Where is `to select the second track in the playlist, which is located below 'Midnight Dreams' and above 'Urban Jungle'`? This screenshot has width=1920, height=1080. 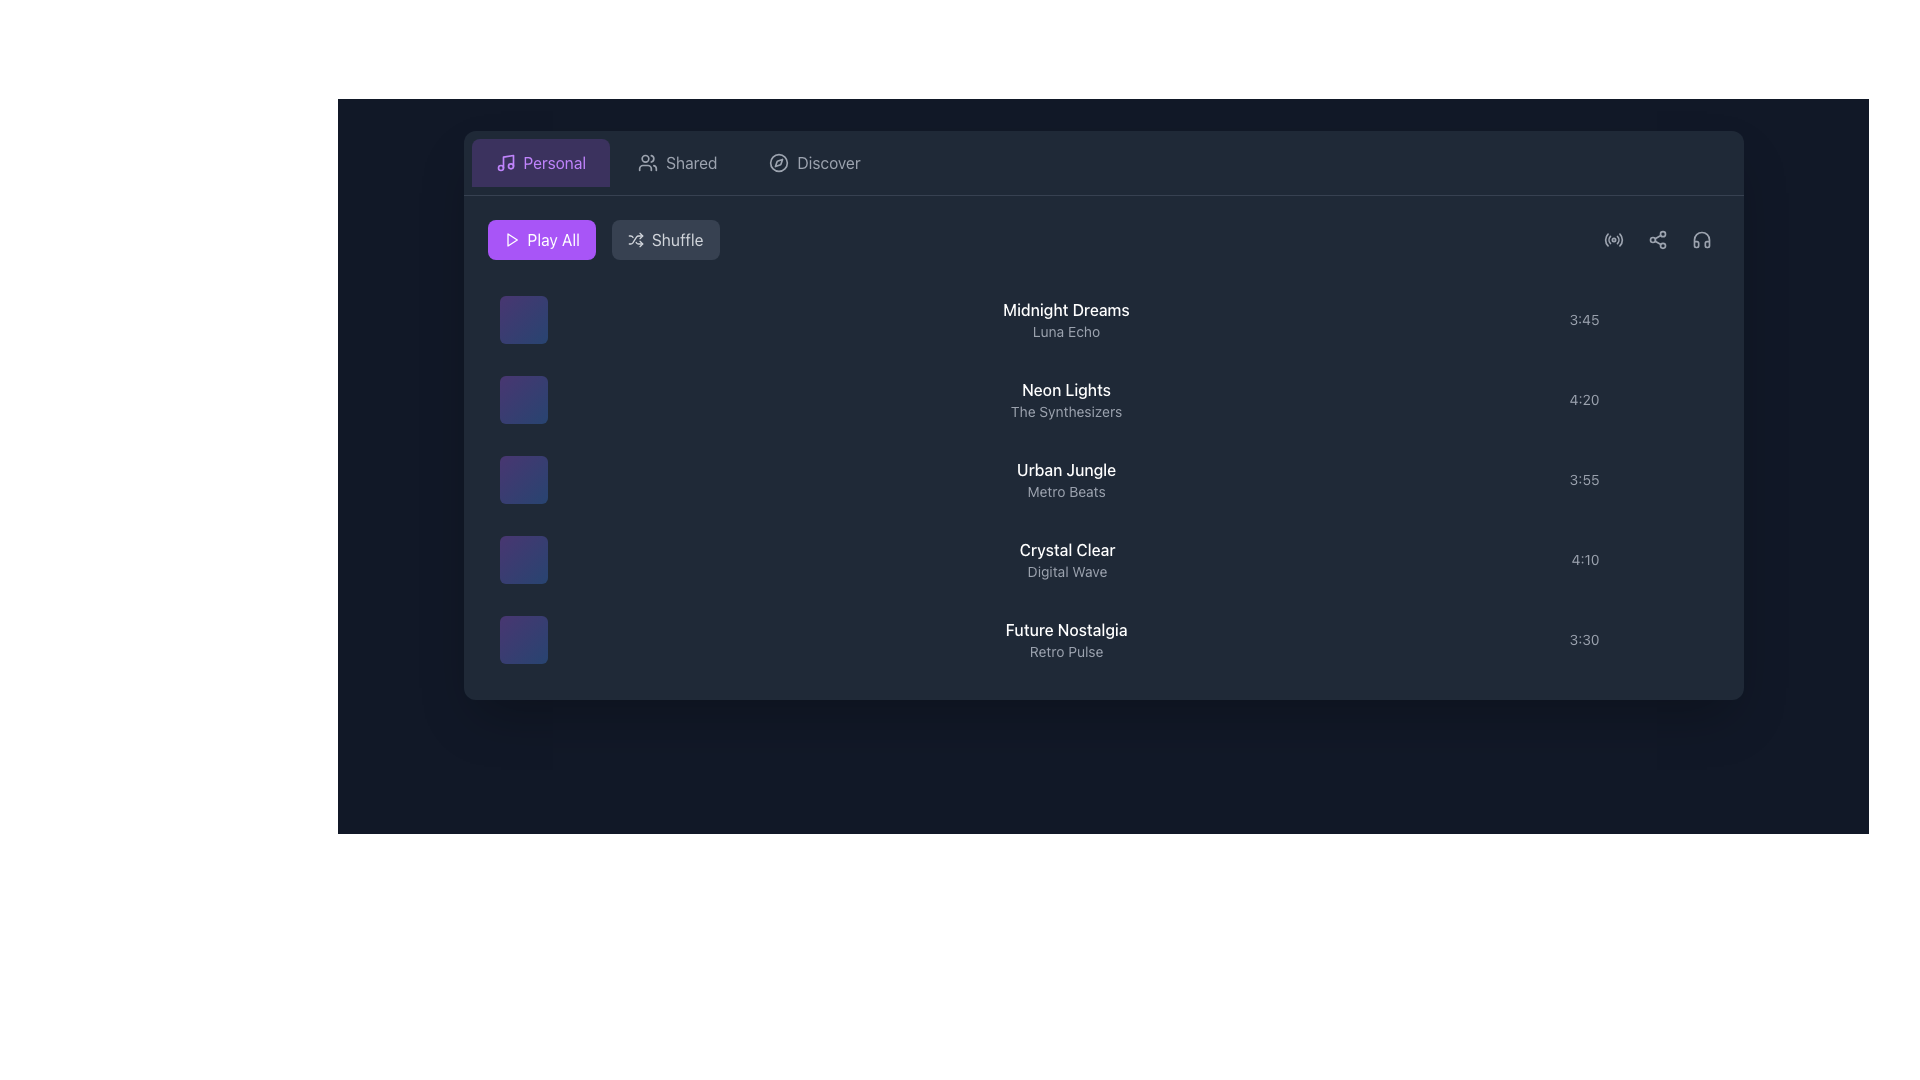
to select the second track in the playlist, which is located below 'Midnight Dreams' and above 'Urban Jungle' is located at coordinates (1102, 400).